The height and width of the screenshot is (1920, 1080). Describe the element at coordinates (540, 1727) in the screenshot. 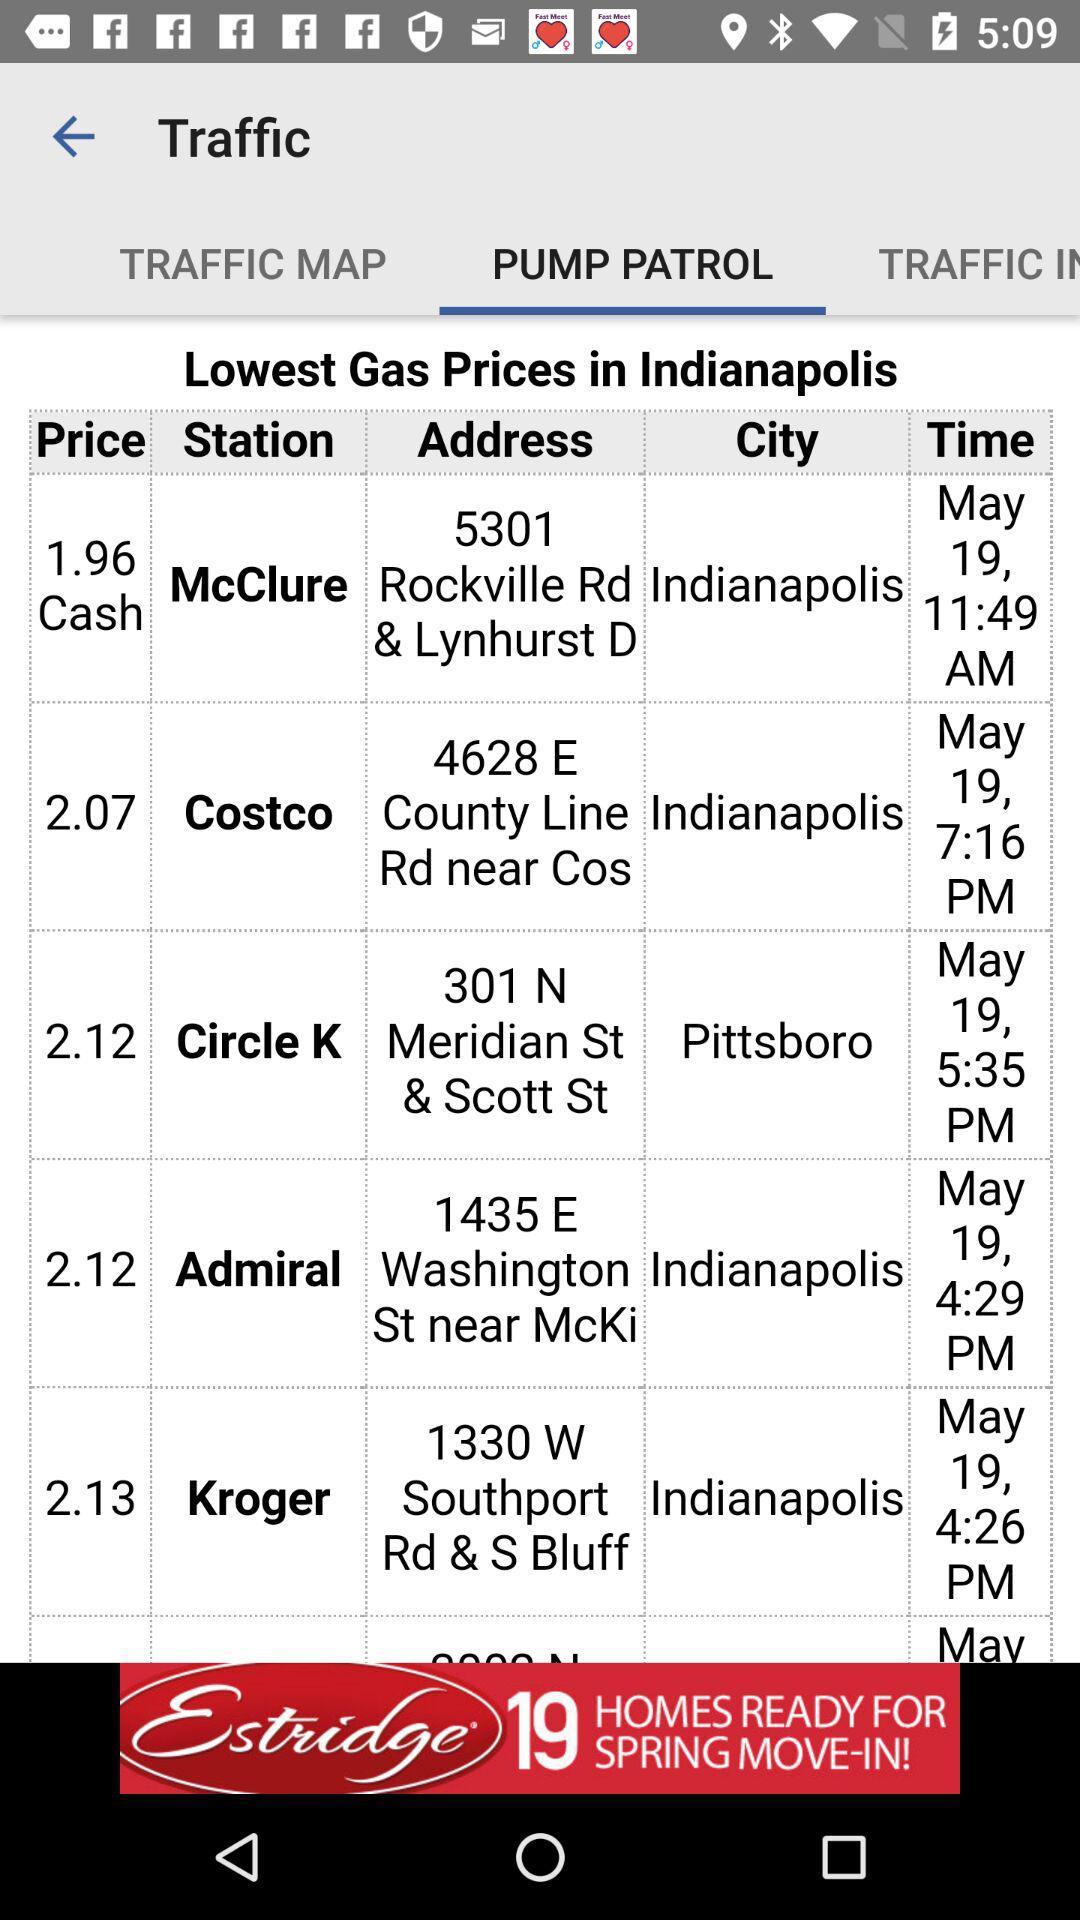

I see `adventisment page` at that location.